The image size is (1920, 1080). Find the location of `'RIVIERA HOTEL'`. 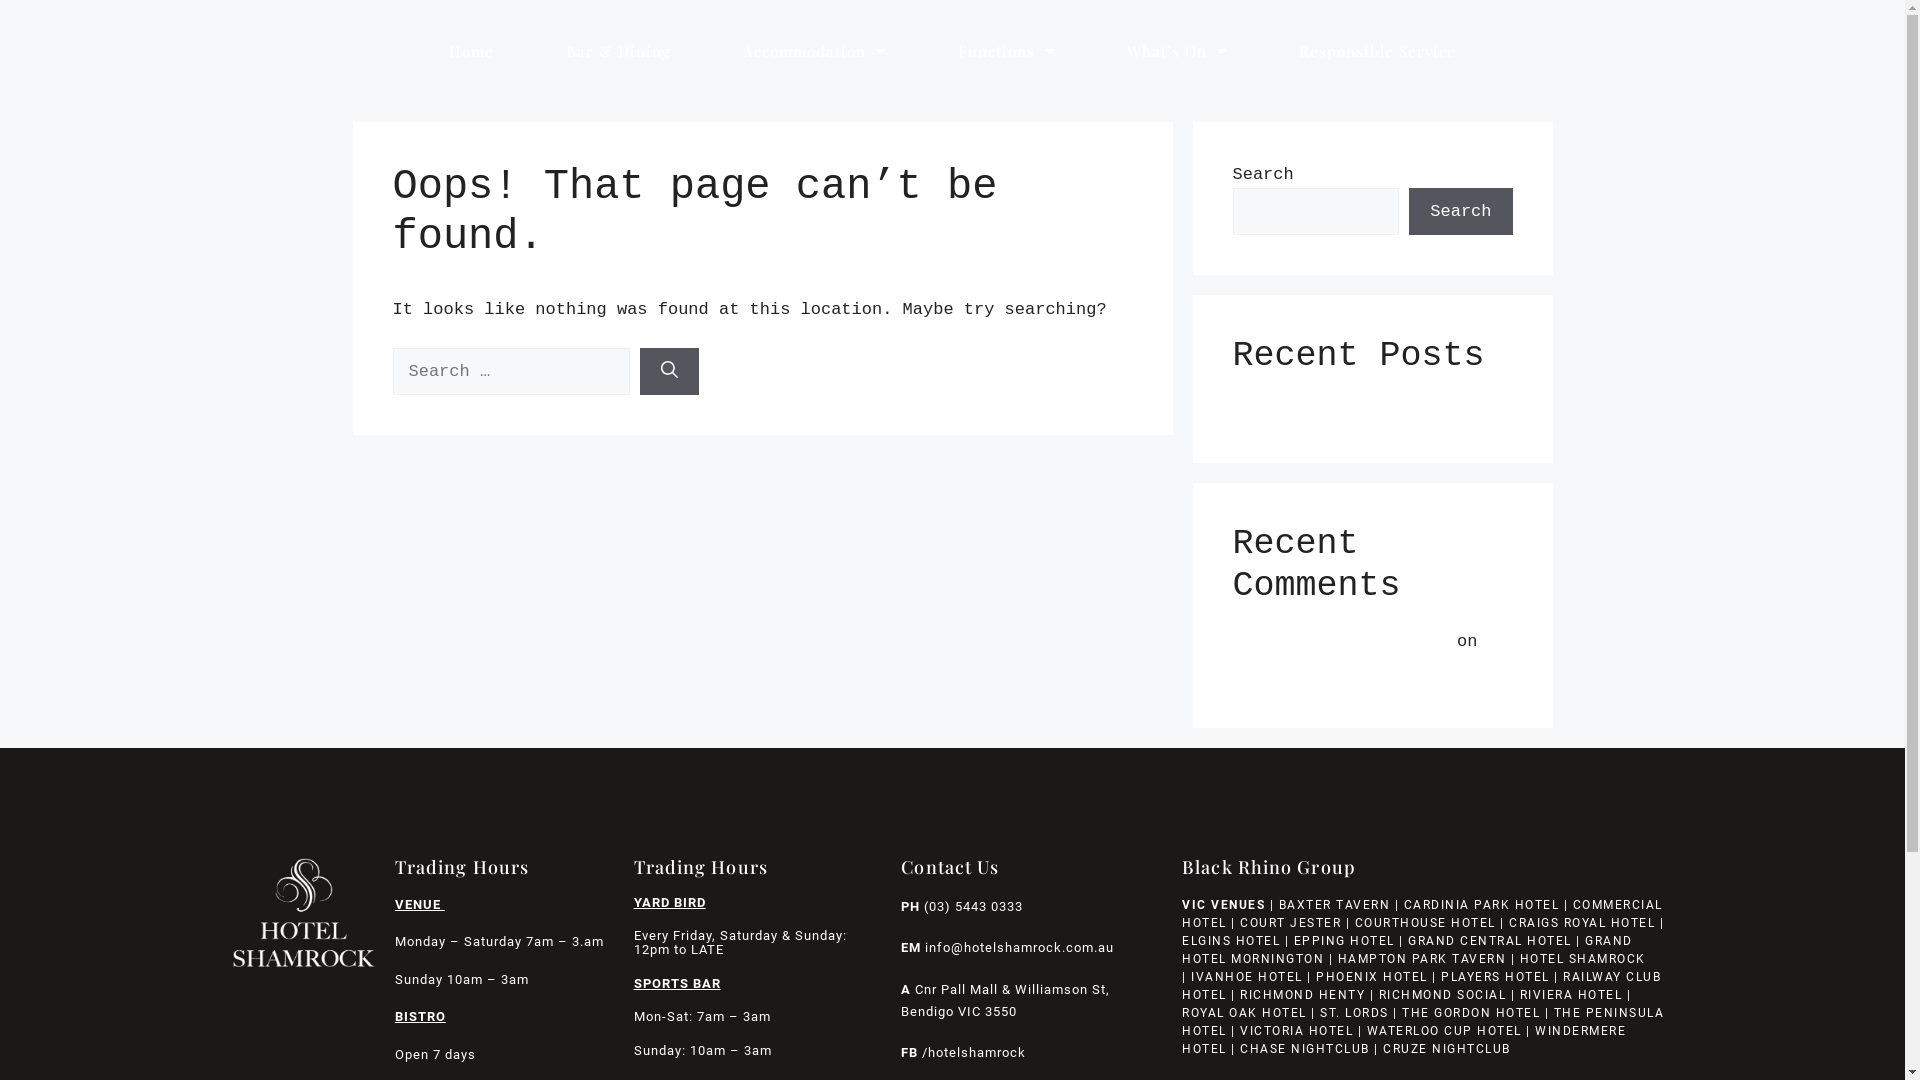

'RIVIERA HOTEL' is located at coordinates (1570, 995).